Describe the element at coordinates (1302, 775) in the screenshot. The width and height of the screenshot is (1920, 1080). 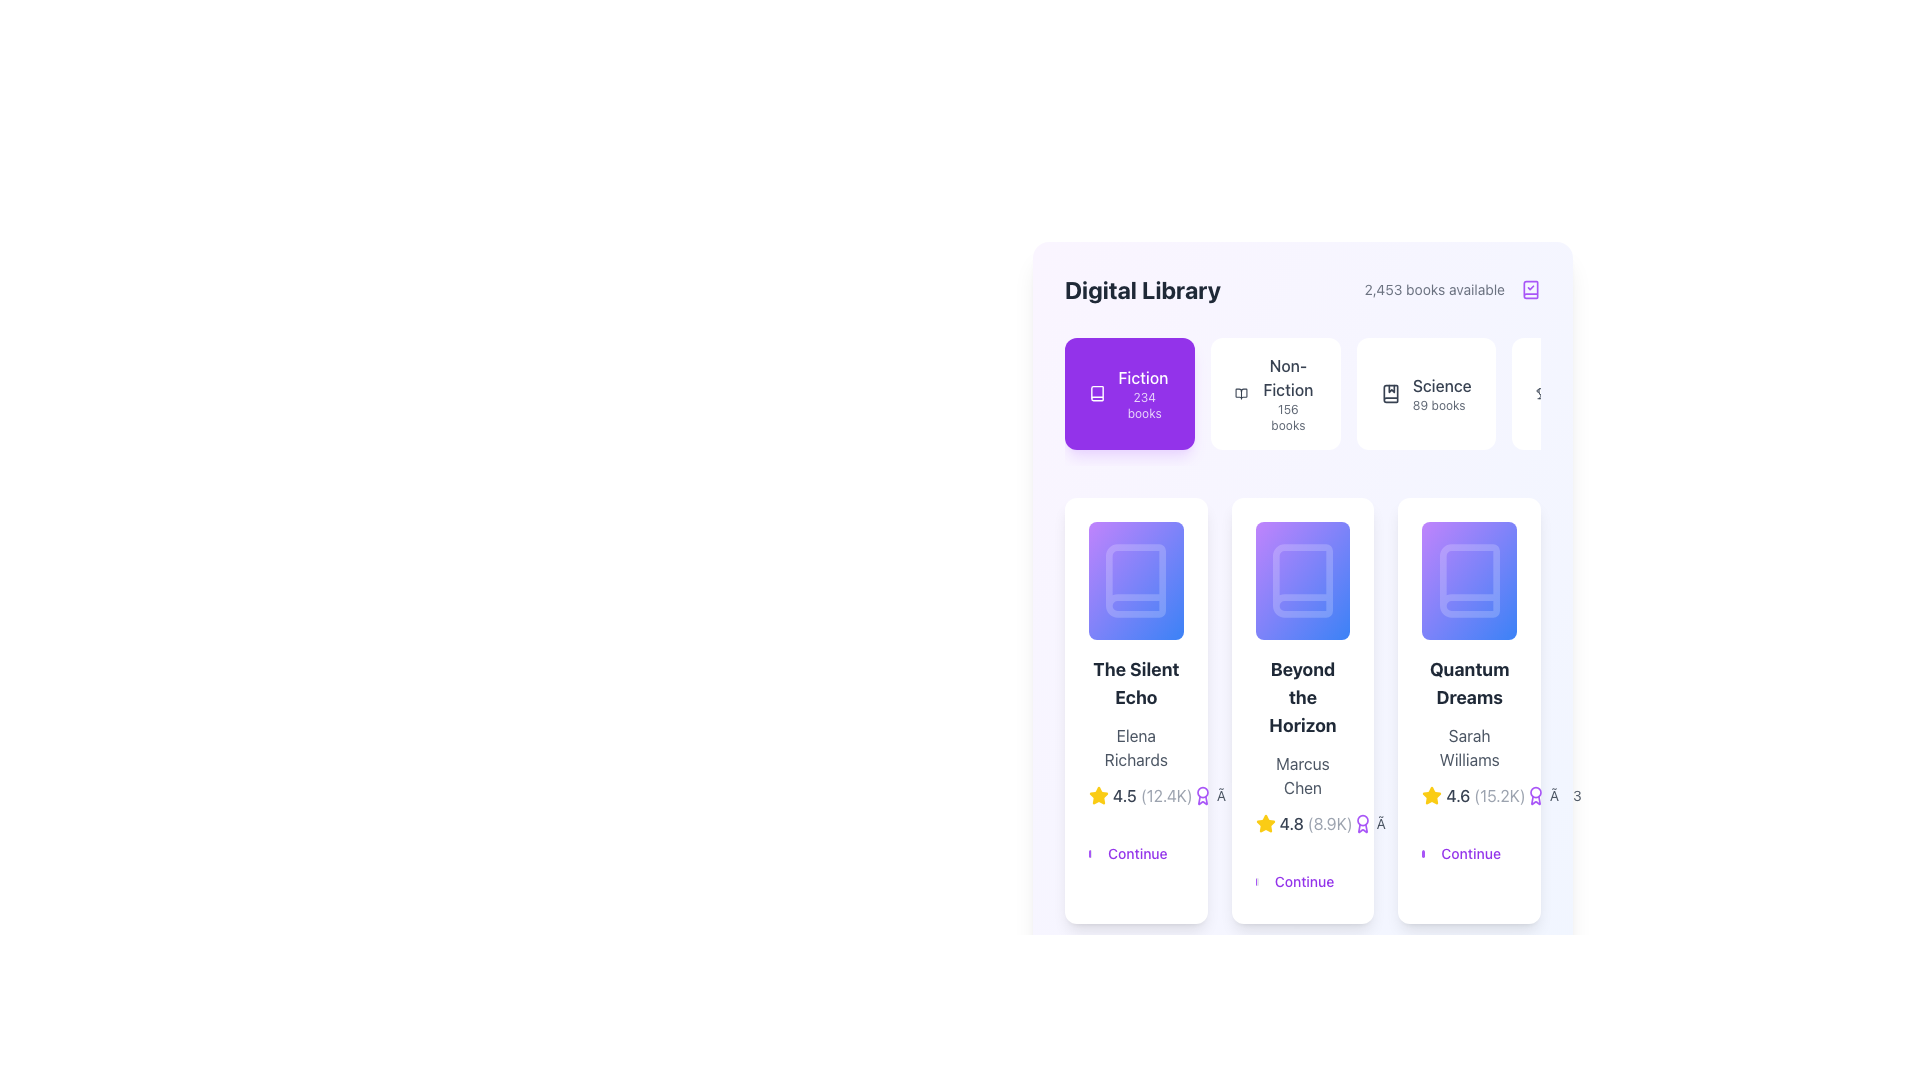
I see `the static text displaying the author's name for the book titled 'Beyond the Horizon', which is located directly beneath the title in the second card of a horizontally-aligned list of book cards` at that location.